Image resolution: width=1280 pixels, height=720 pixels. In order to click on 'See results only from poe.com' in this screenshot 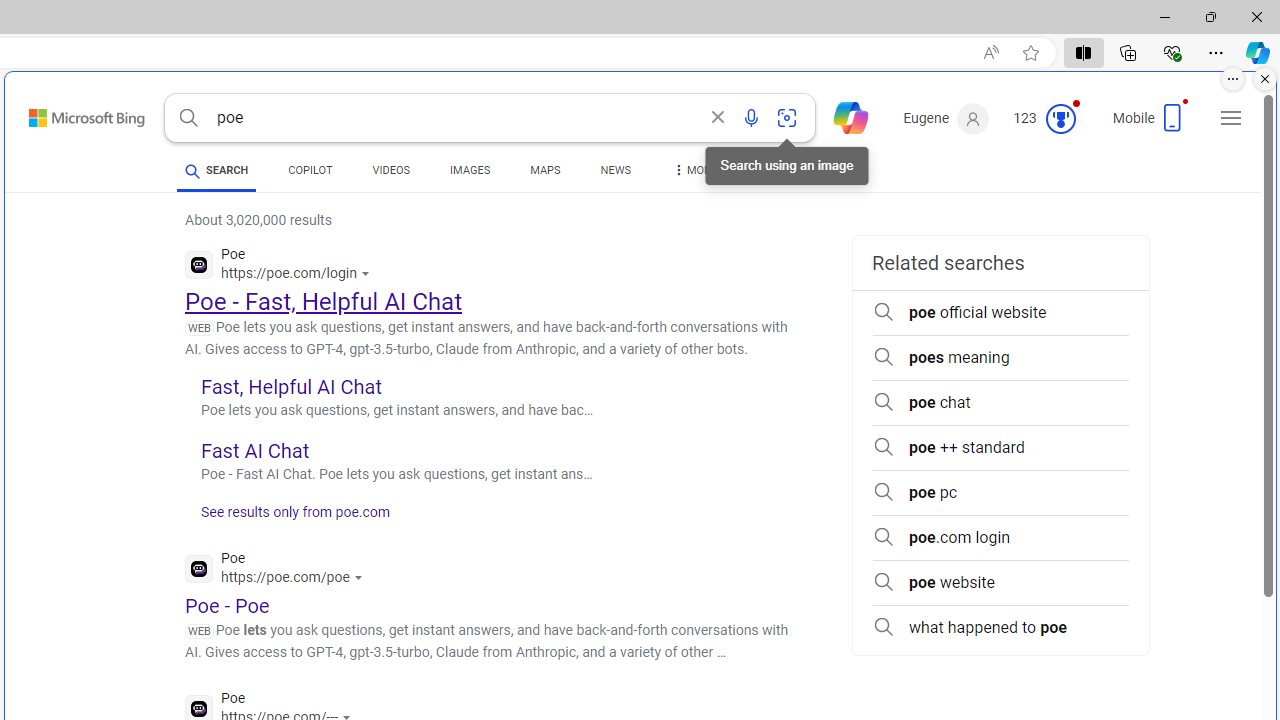, I will do `click(287, 516)`.